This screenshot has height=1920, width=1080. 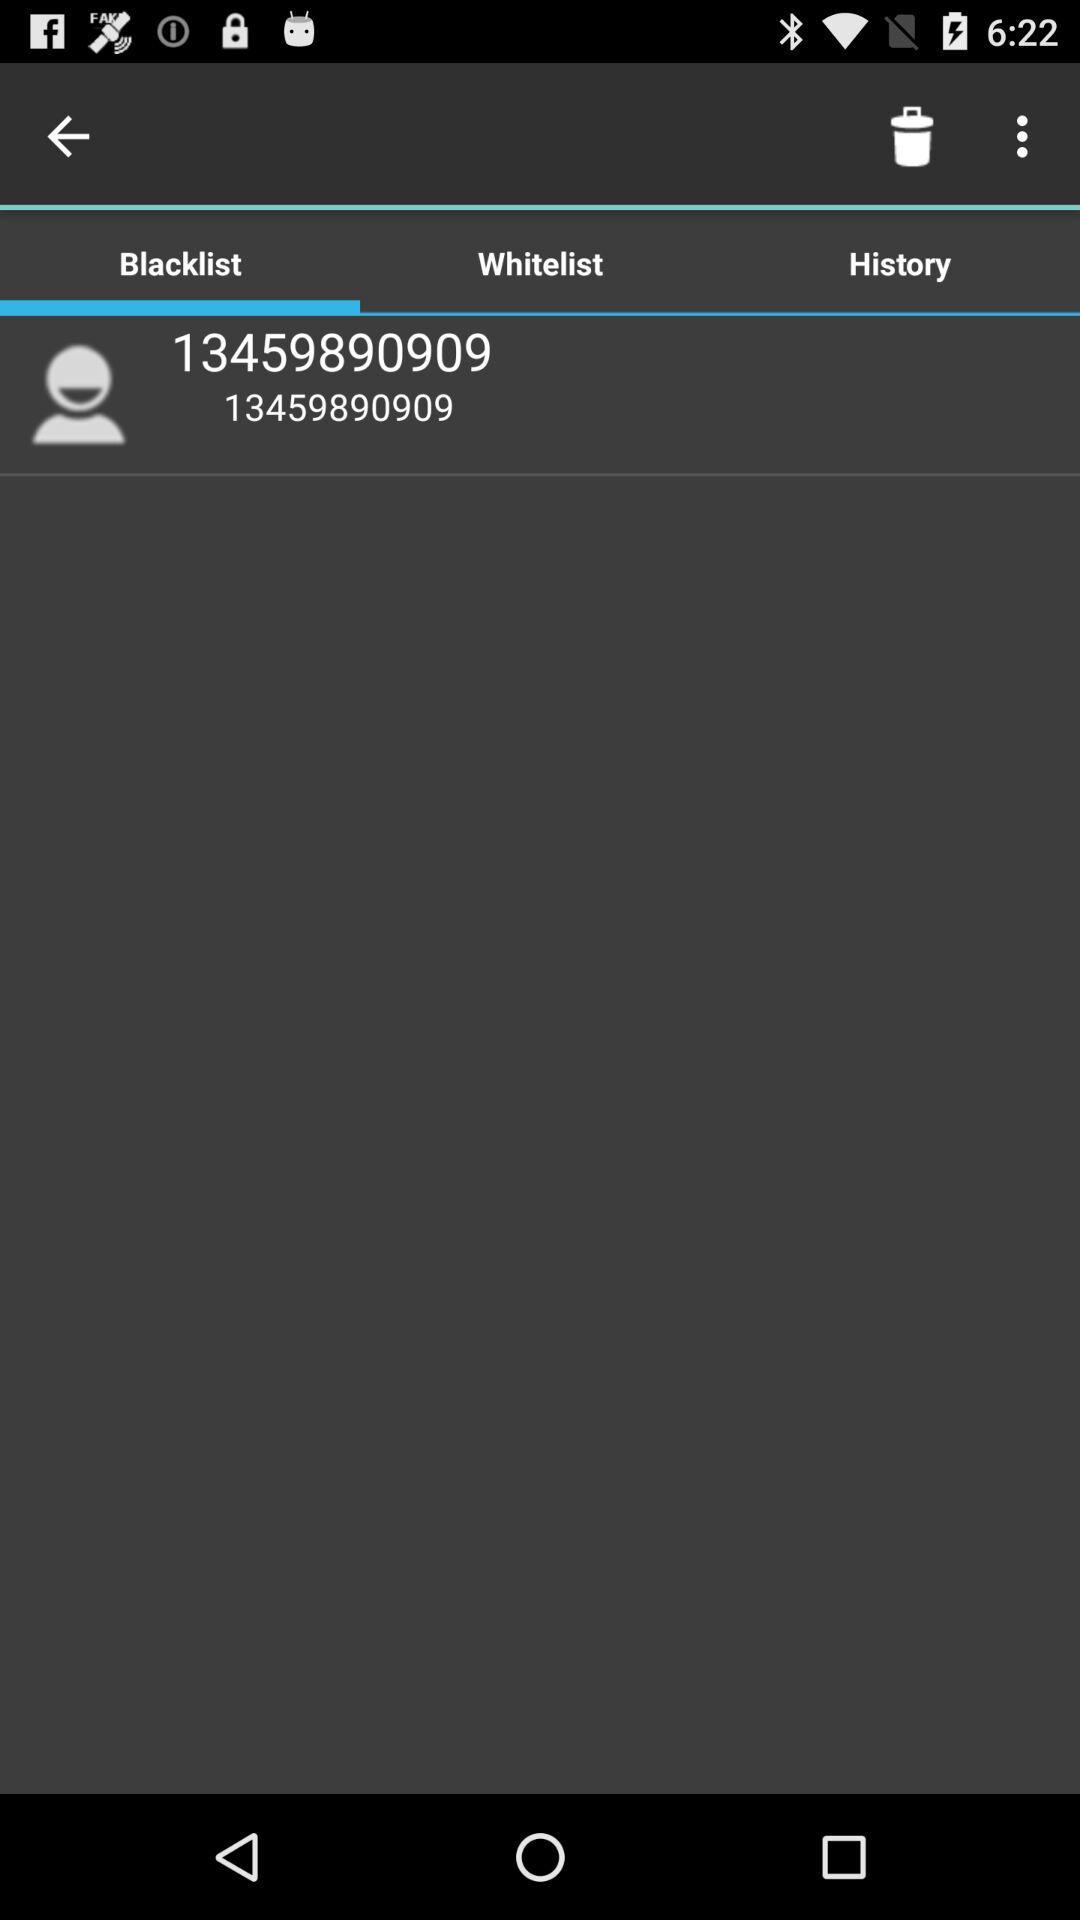 What do you see at coordinates (898, 261) in the screenshot?
I see `the item to the right of the whitelist icon` at bounding box center [898, 261].